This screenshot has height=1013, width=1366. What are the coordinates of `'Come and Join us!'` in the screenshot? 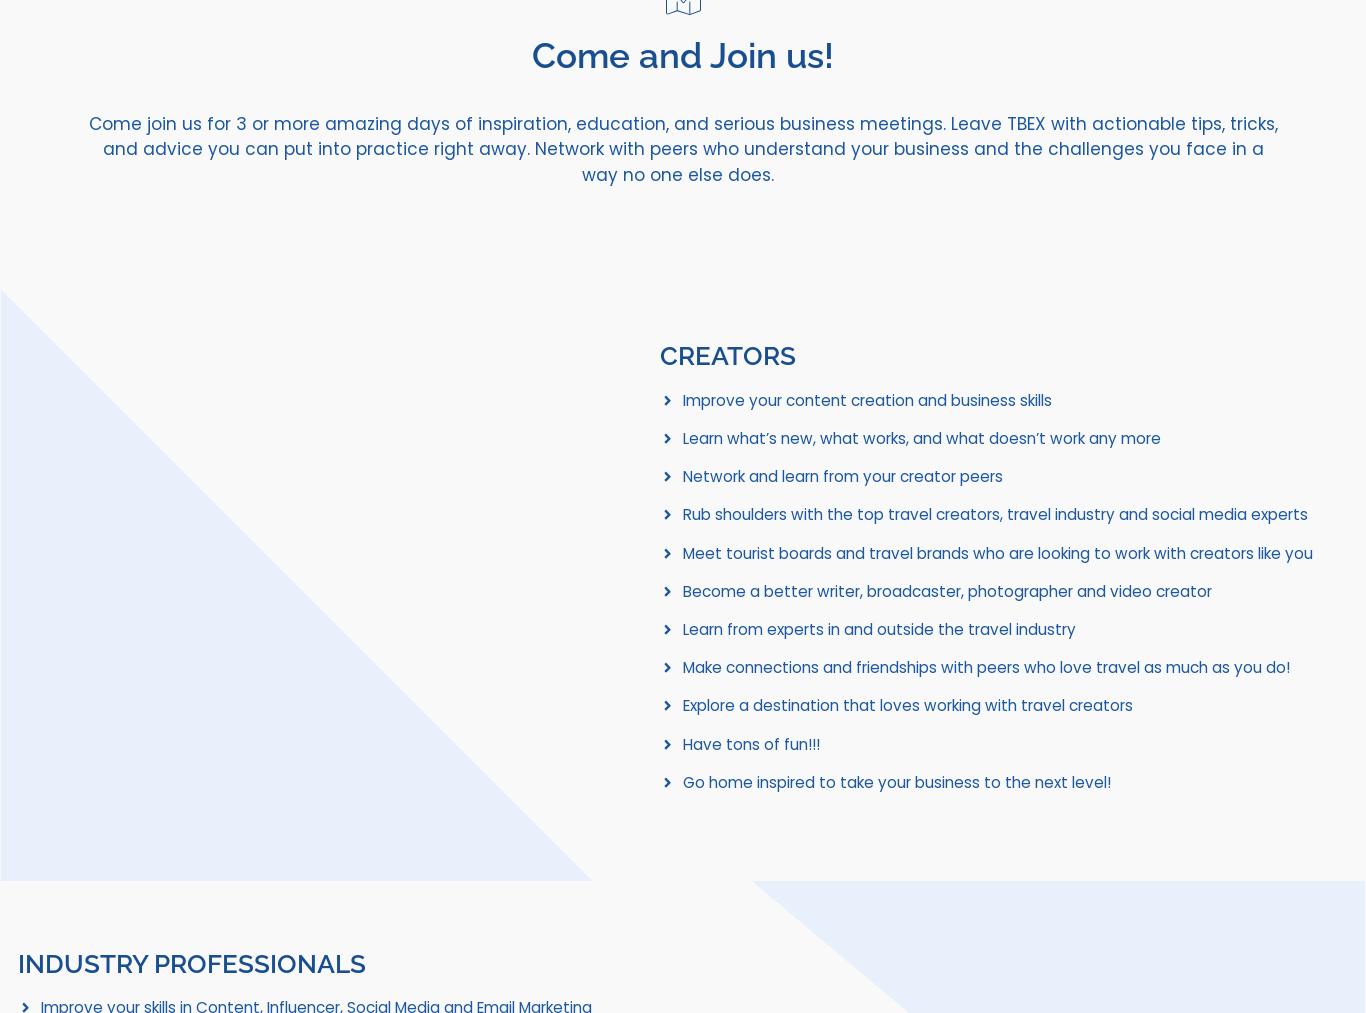 It's located at (532, 53).